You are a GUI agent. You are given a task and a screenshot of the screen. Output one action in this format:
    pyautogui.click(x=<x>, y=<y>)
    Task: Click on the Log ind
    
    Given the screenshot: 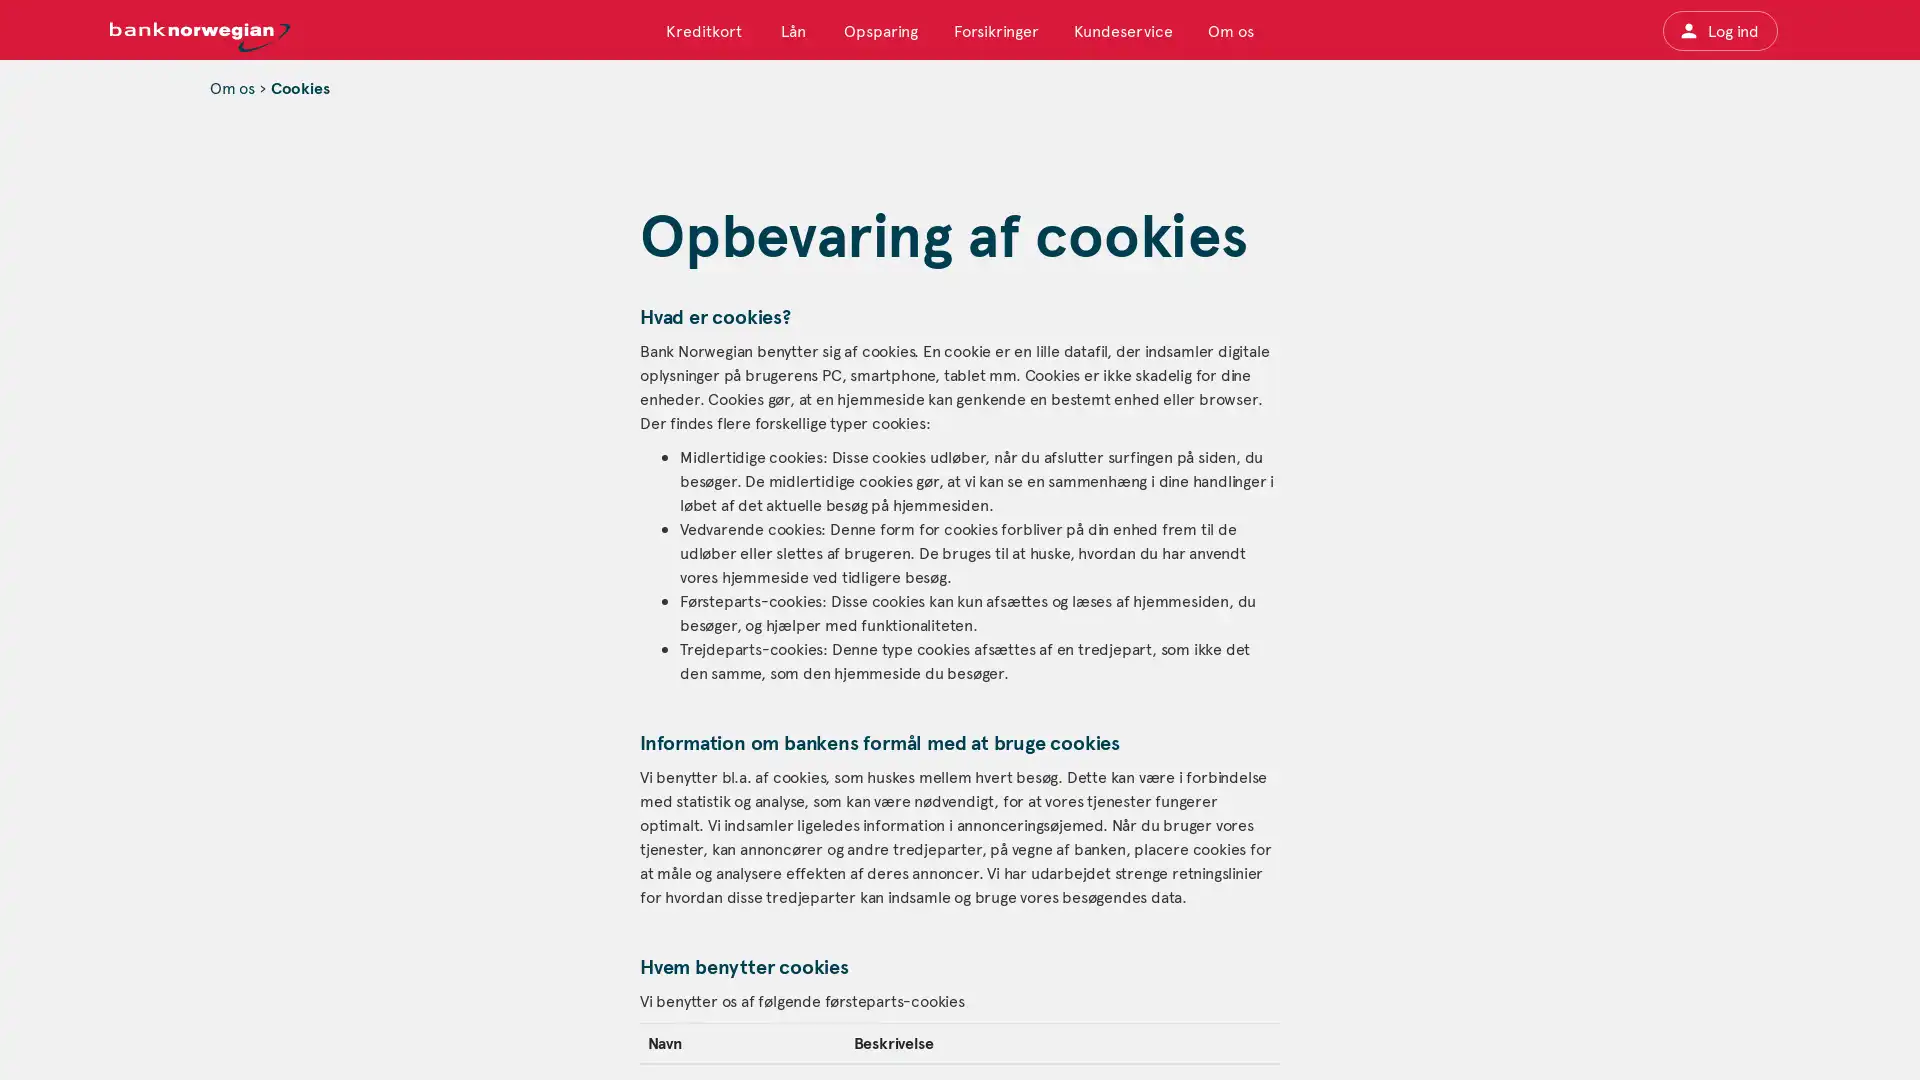 What is the action you would take?
    pyautogui.click(x=1718, y=30)
    